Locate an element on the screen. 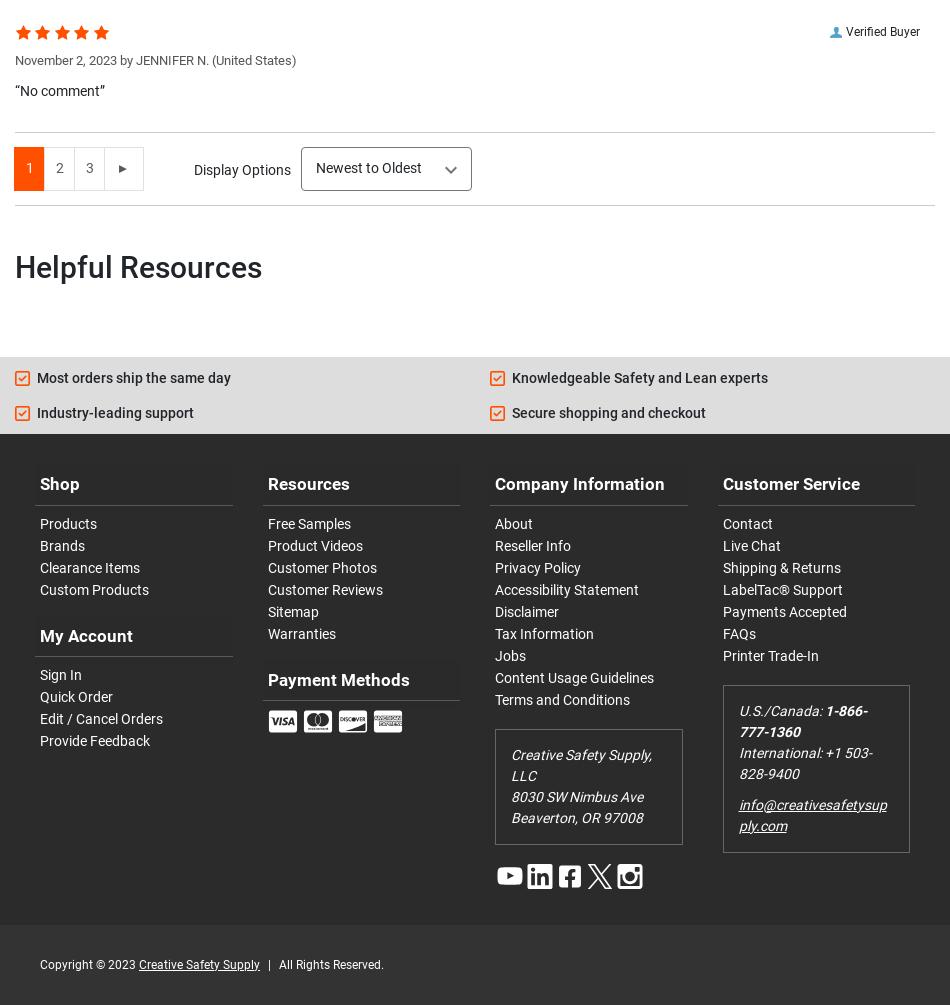  'Payments Accepted' is located at coordinates (721, 610).